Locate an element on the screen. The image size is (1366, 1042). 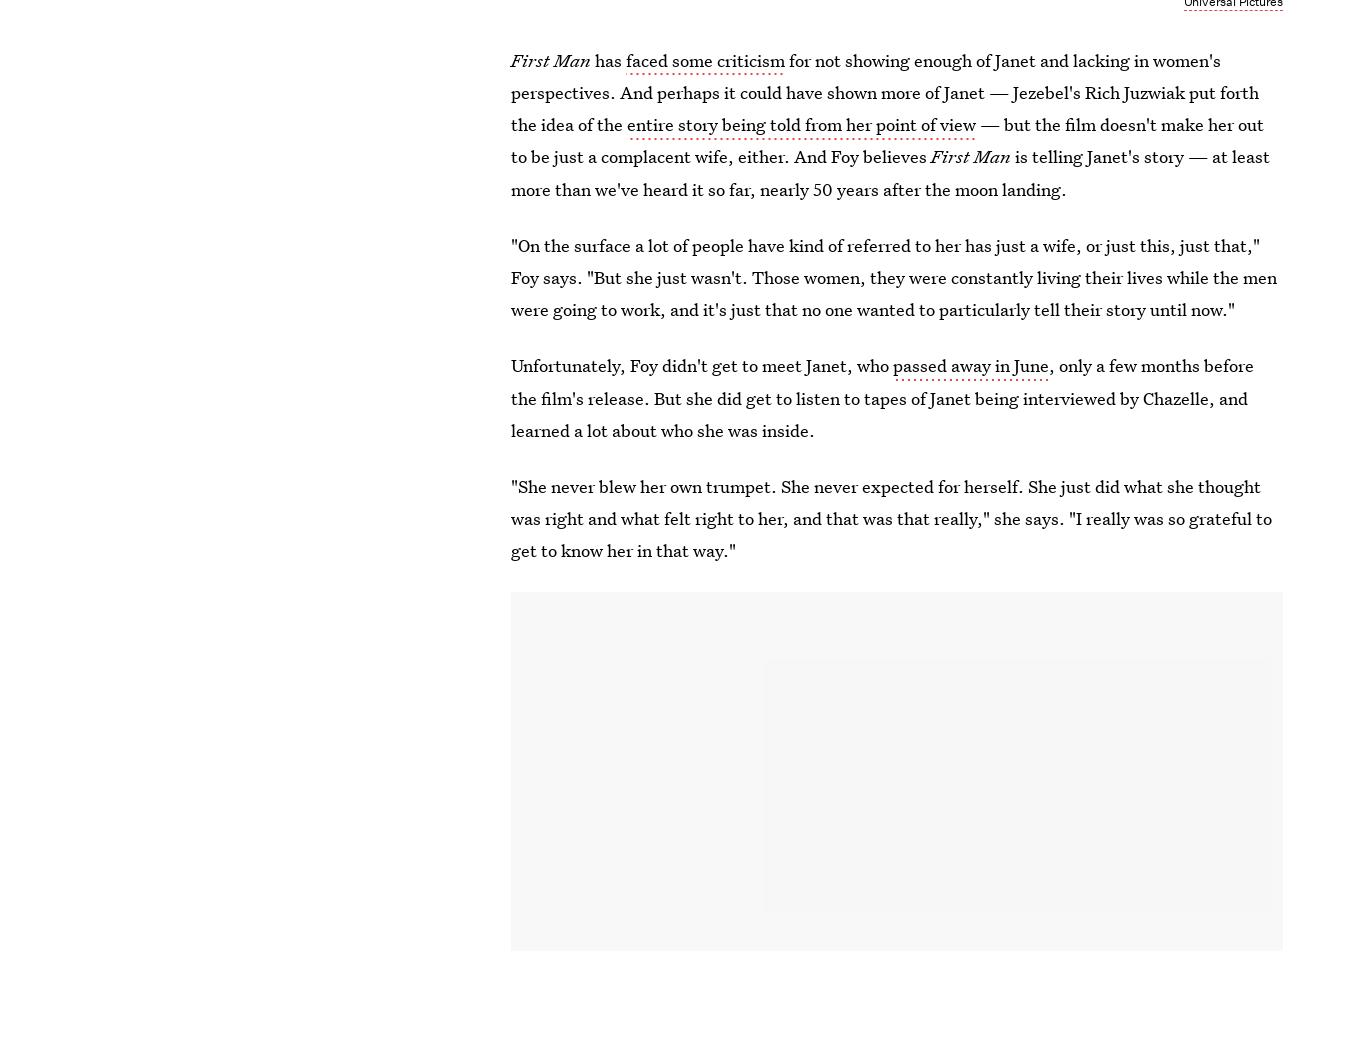
', only a few months before the film's release. But she did get to listen to tapes of Janet being interviewed by Chazelle, and learned a lot about who she was inside.' is located at coordinates (881, 396).